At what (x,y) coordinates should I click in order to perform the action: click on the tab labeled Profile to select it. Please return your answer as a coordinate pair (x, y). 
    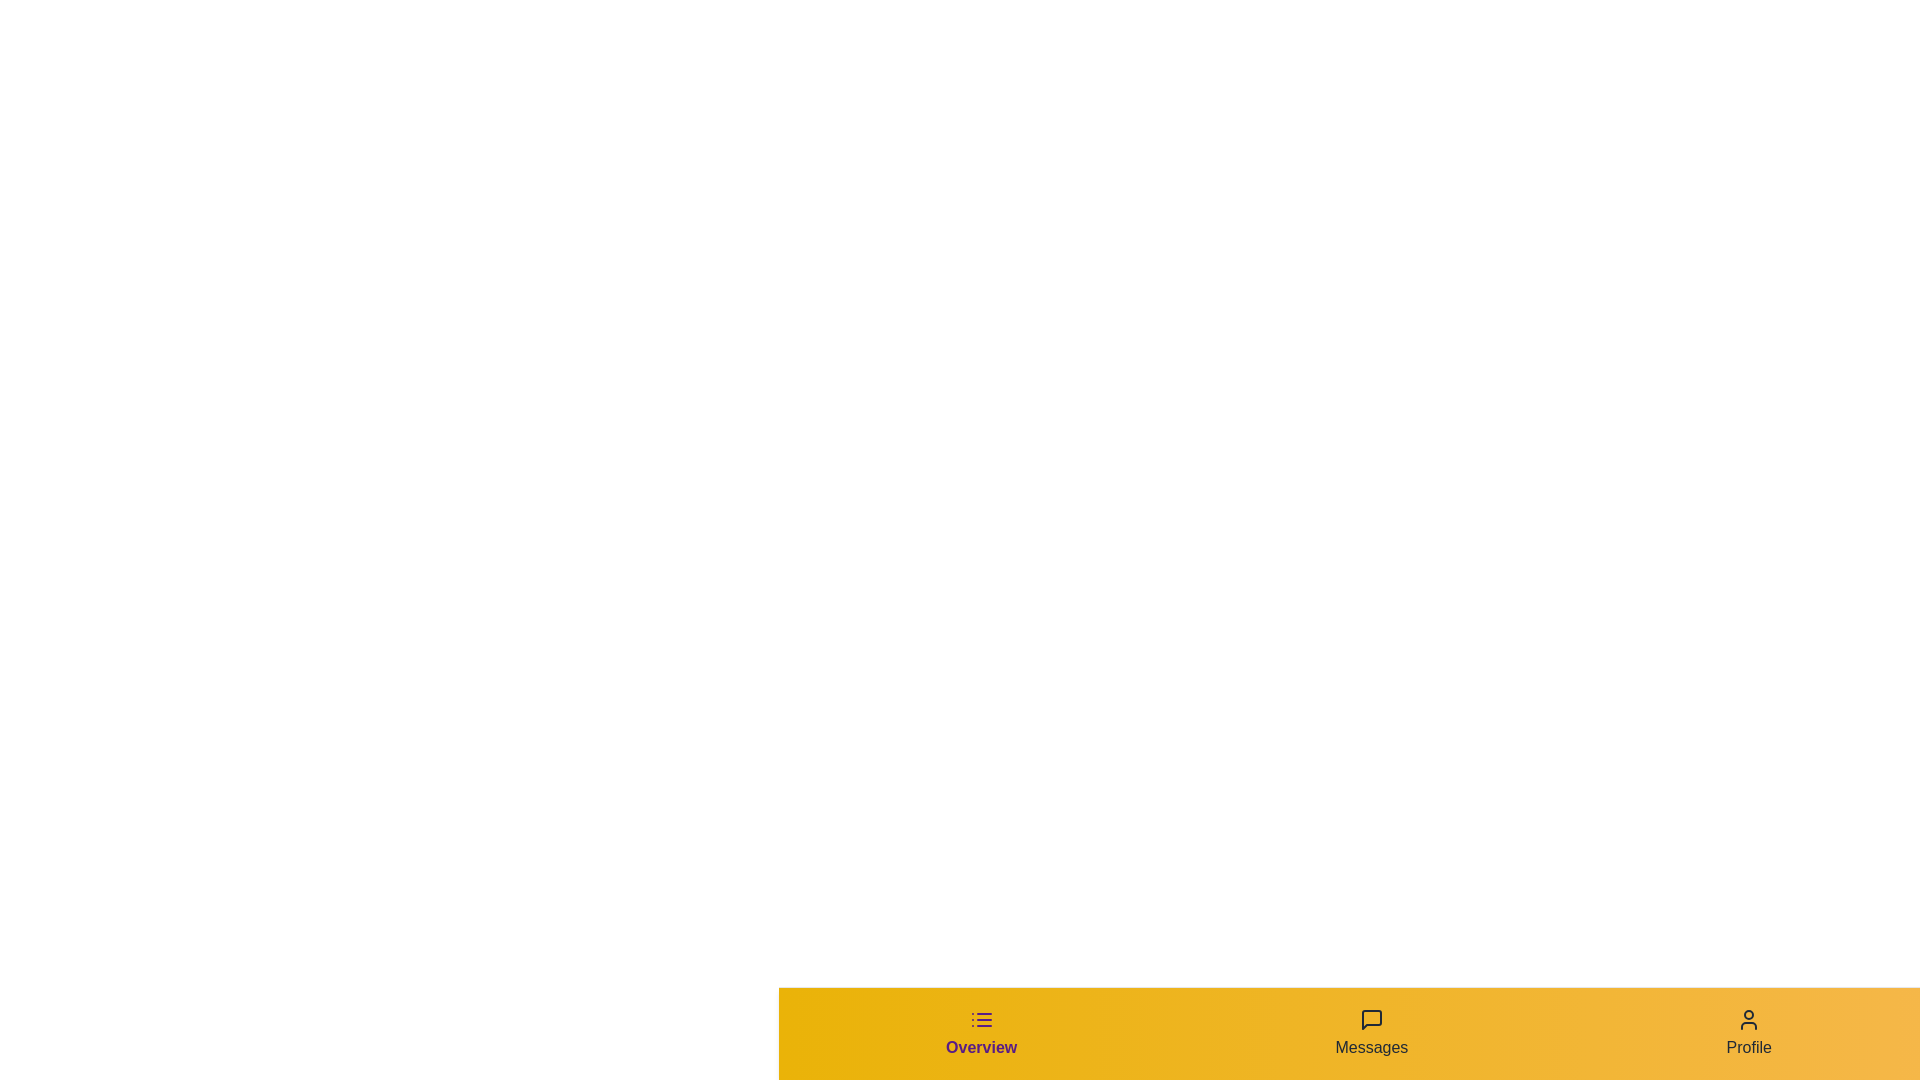
    Looking at the image, I should click on (1748, 1033).